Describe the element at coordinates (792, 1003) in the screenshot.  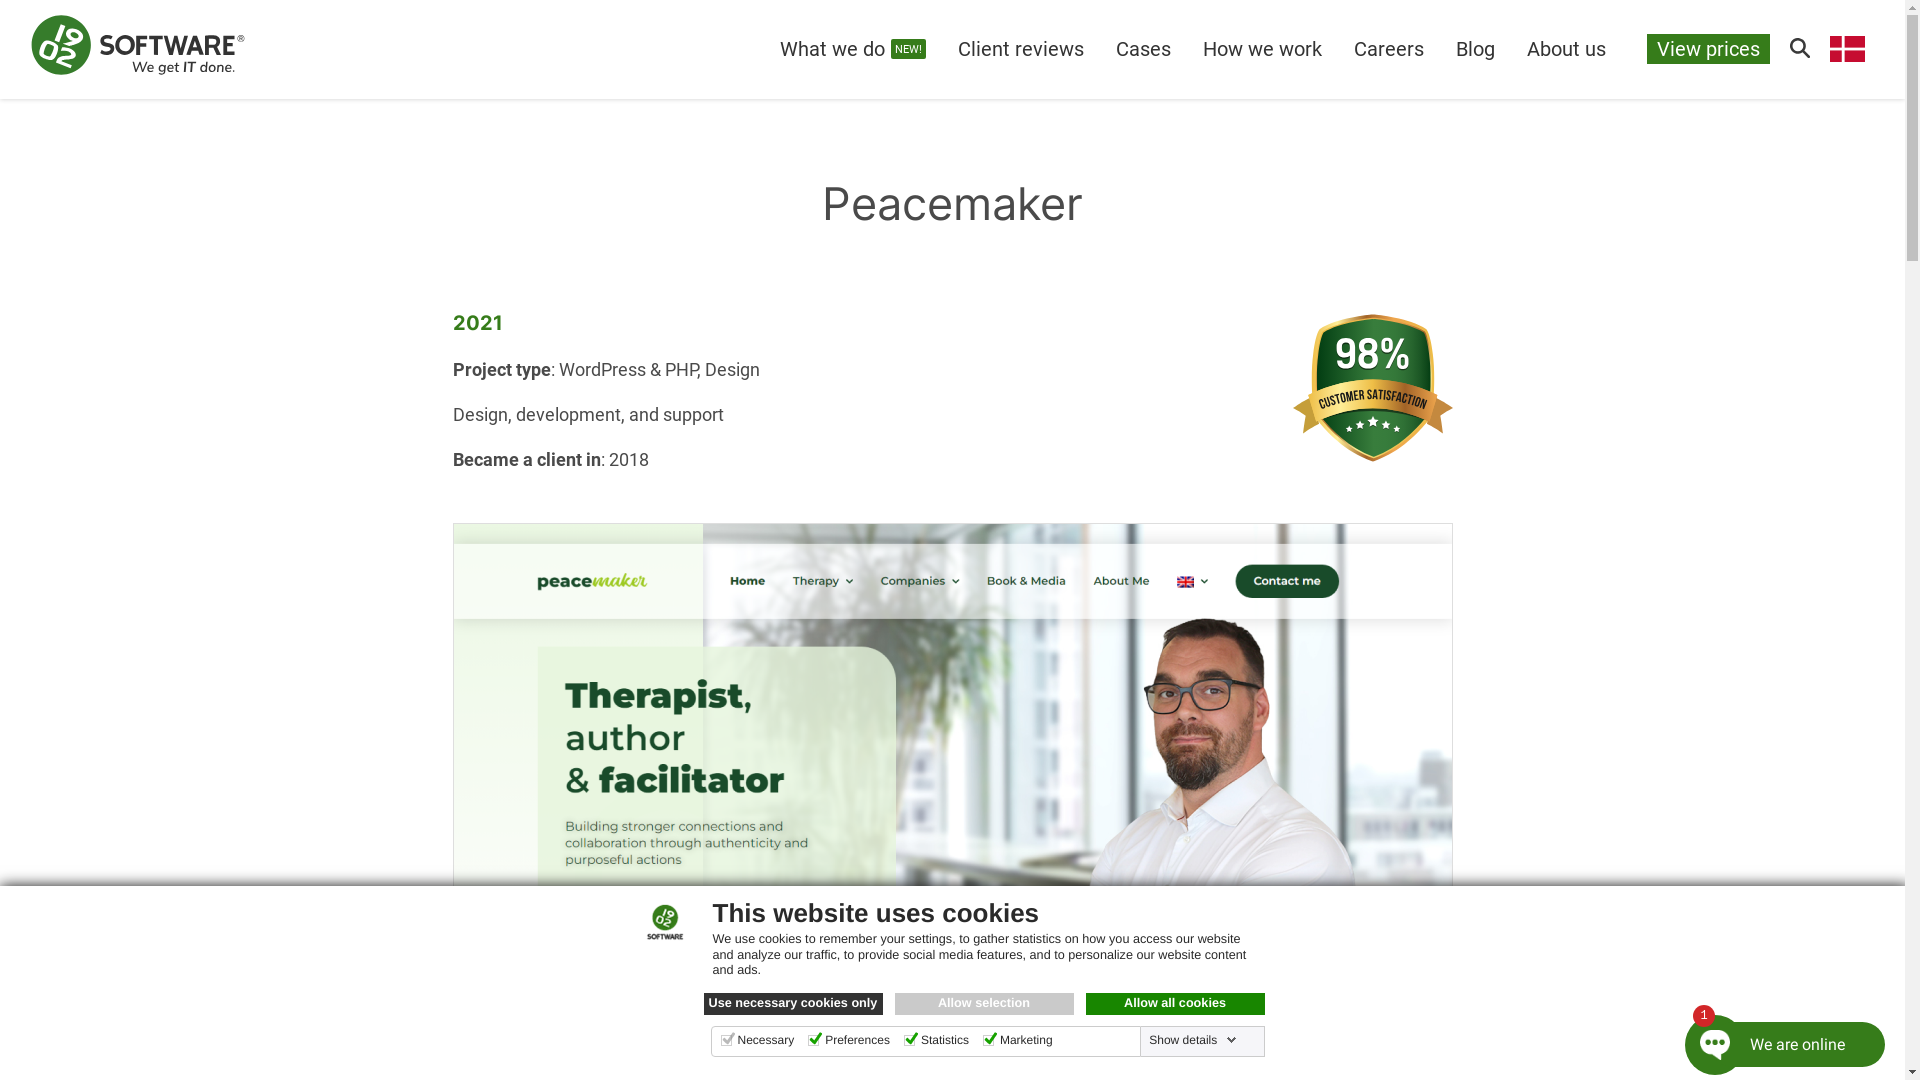
I see `'Use necessary cookies only'` at that location.